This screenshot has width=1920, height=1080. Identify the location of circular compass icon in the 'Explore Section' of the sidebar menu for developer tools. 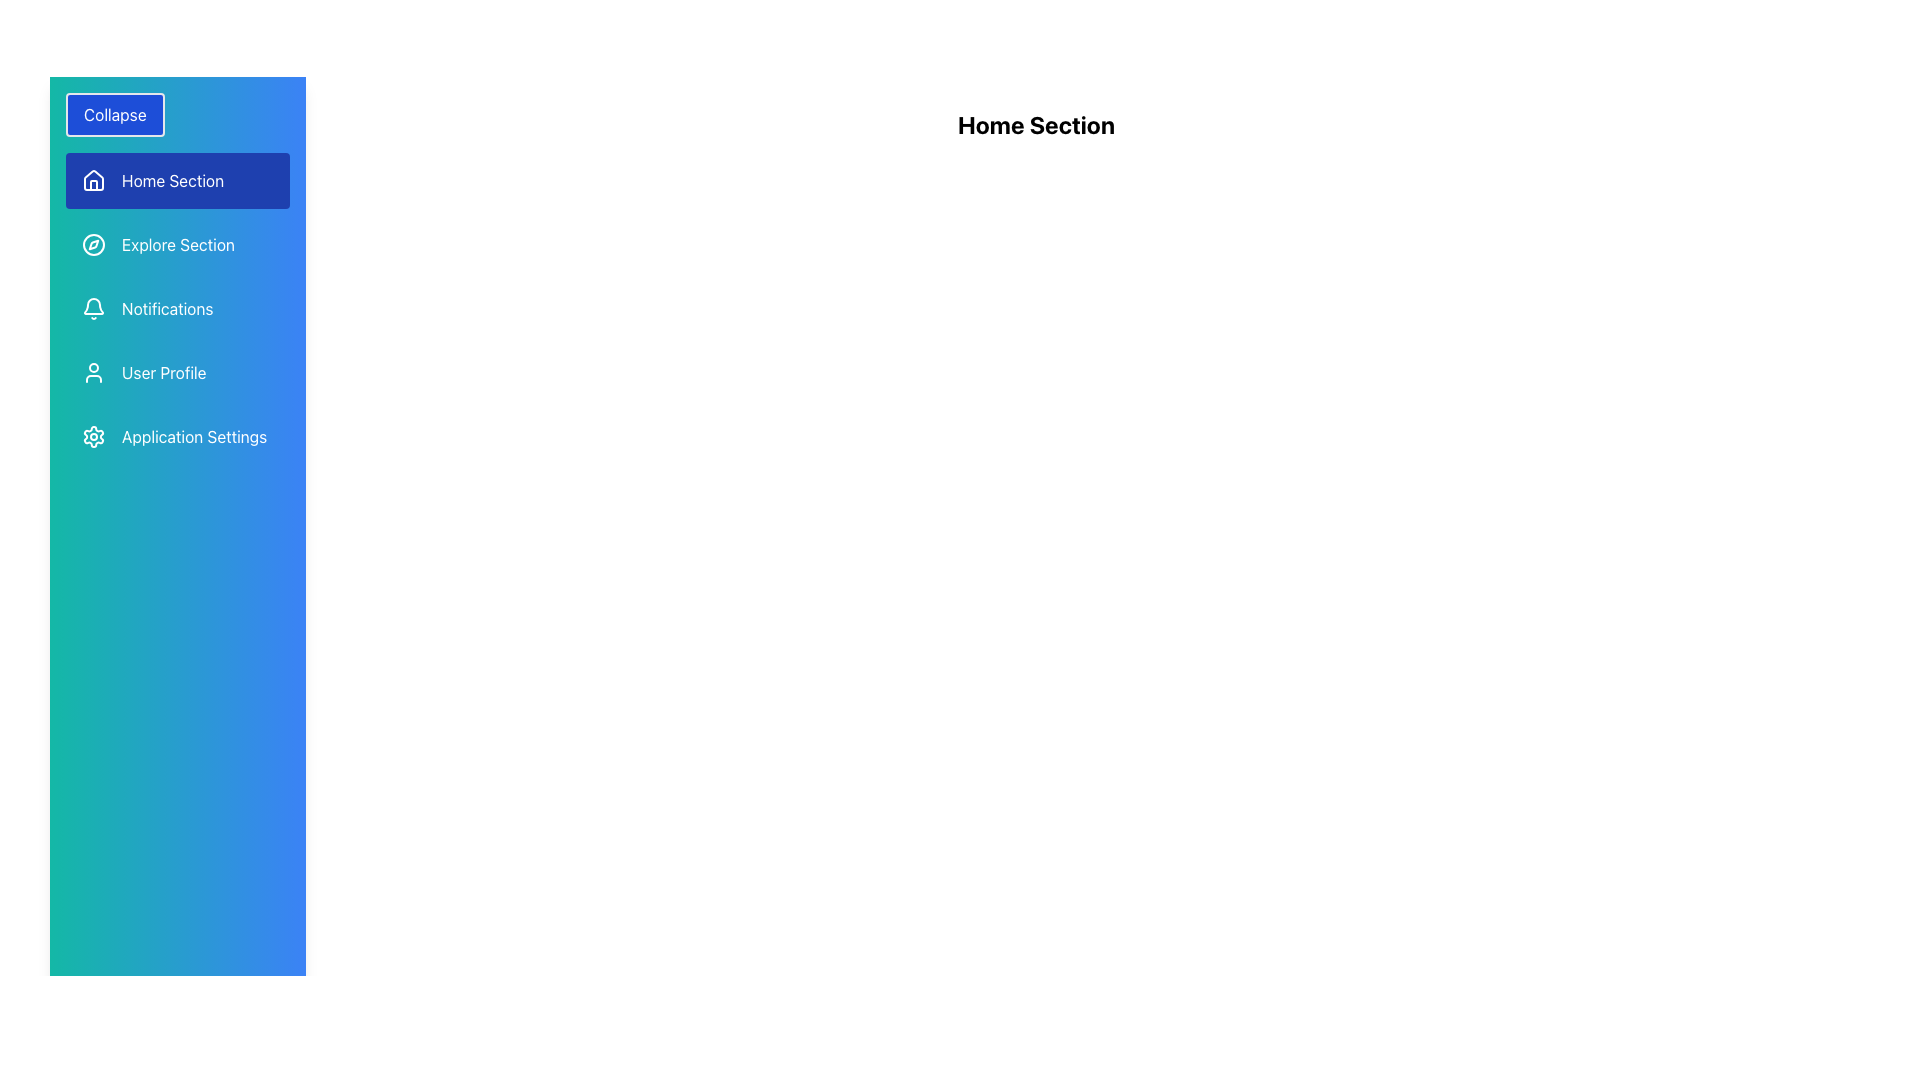
(93, 244).